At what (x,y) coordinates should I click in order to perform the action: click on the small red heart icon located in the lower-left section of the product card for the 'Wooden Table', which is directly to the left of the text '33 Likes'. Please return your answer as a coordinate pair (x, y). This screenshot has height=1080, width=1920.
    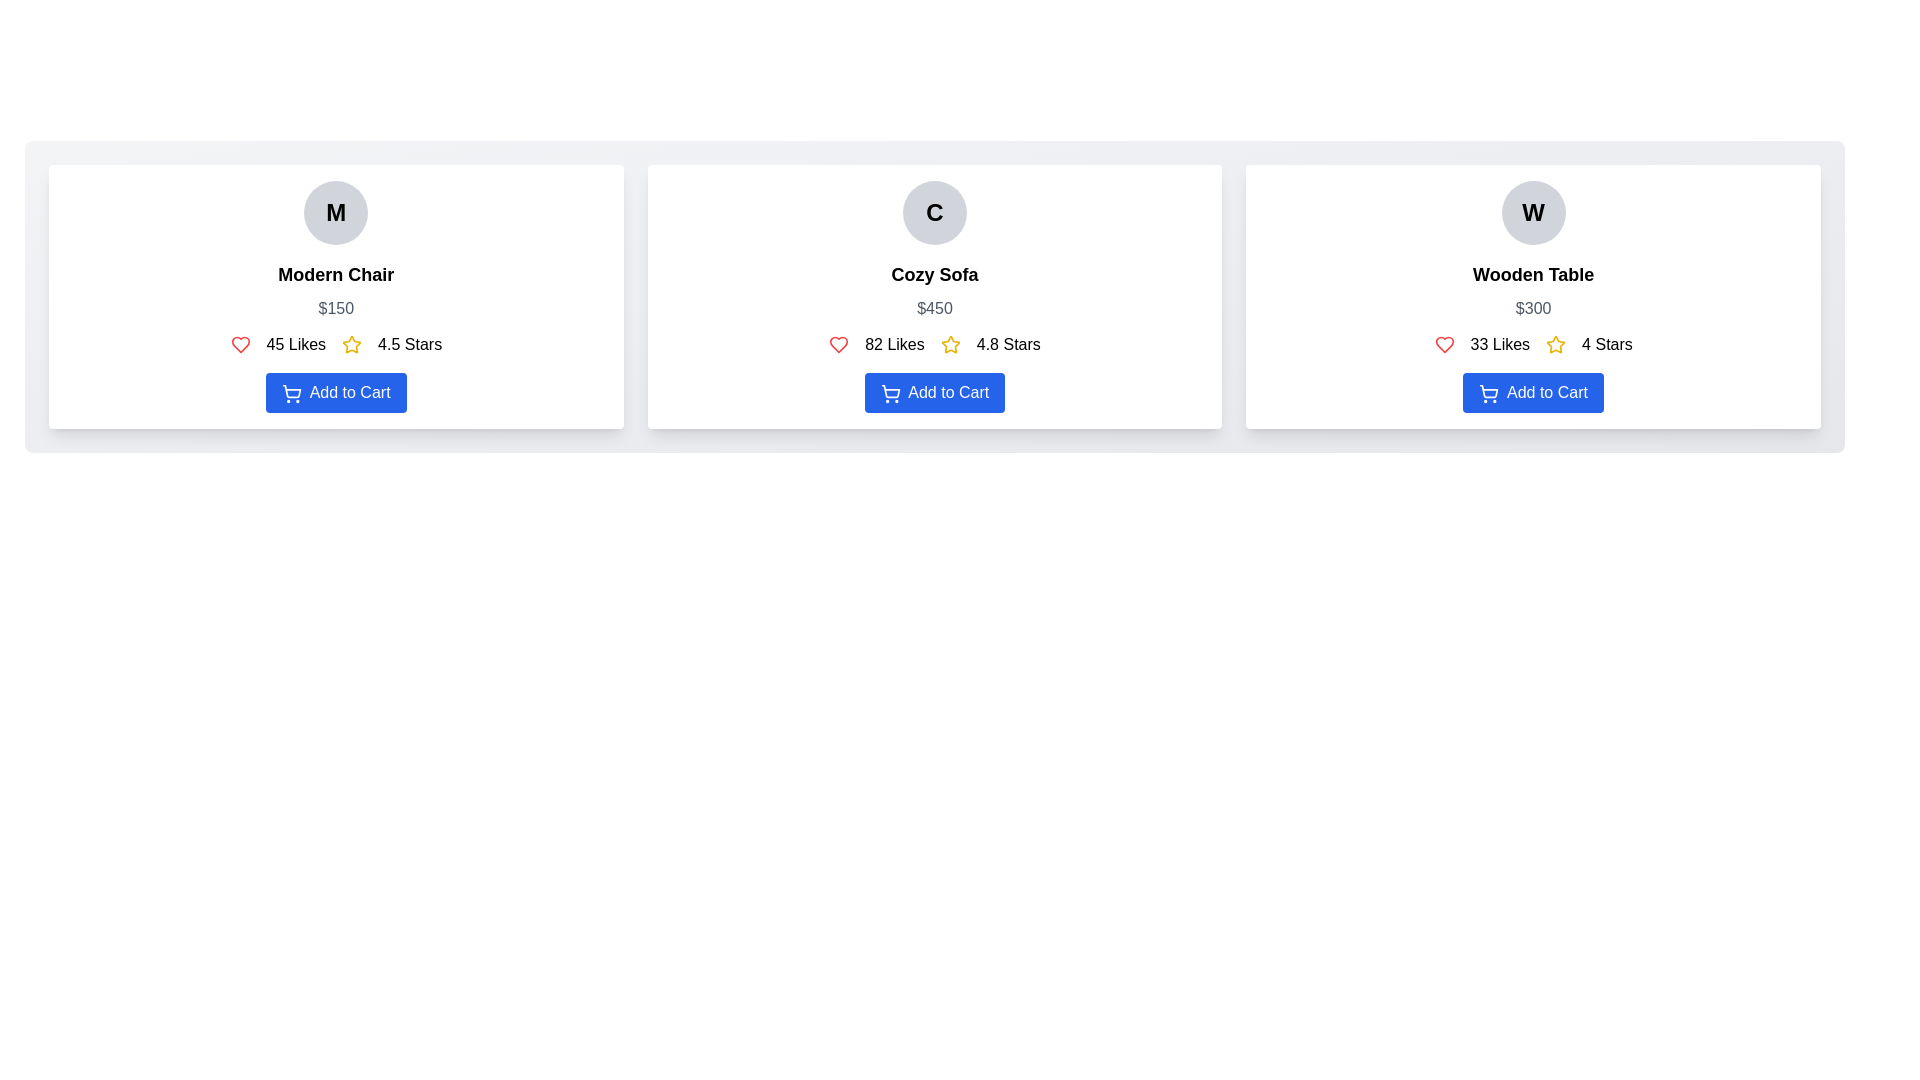
    Looking at the image, I should click on (1444, 343).